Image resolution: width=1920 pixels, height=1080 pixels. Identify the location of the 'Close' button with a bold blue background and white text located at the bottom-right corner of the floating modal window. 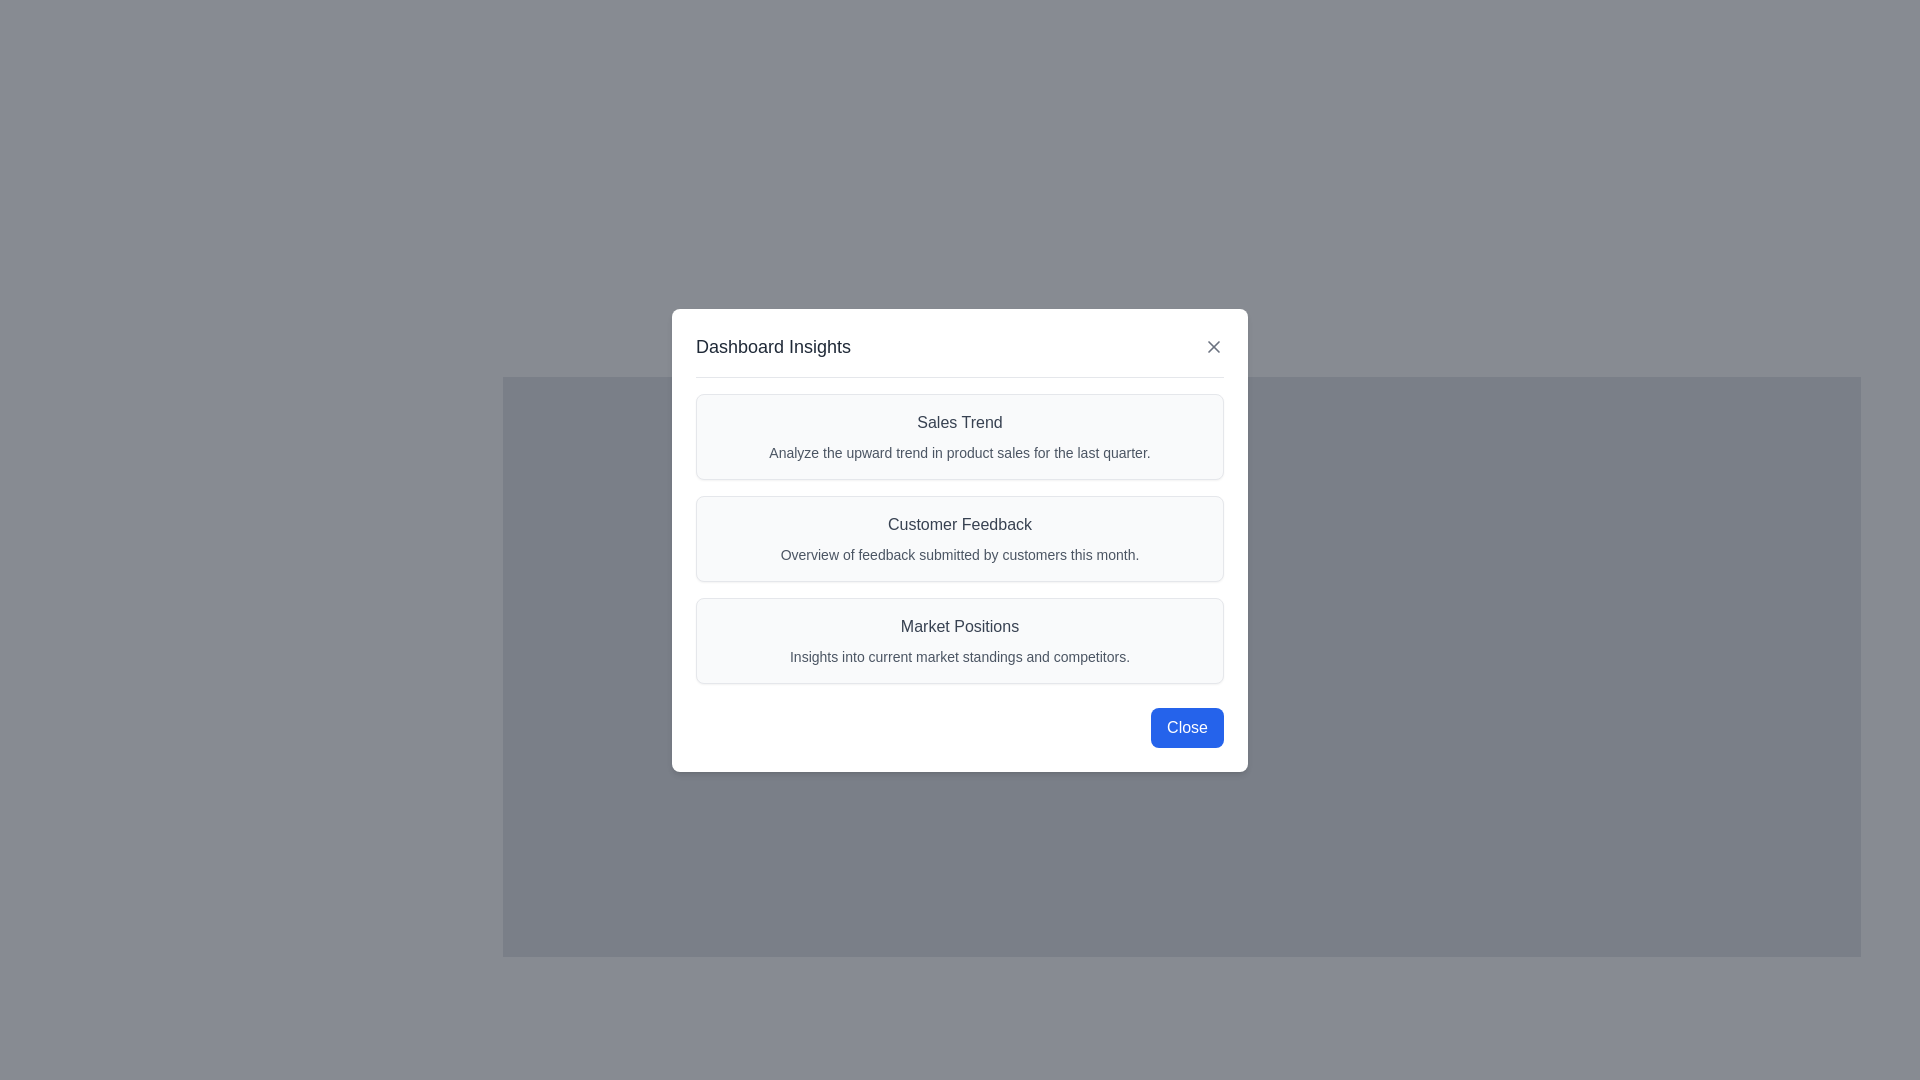
(1187, 727).